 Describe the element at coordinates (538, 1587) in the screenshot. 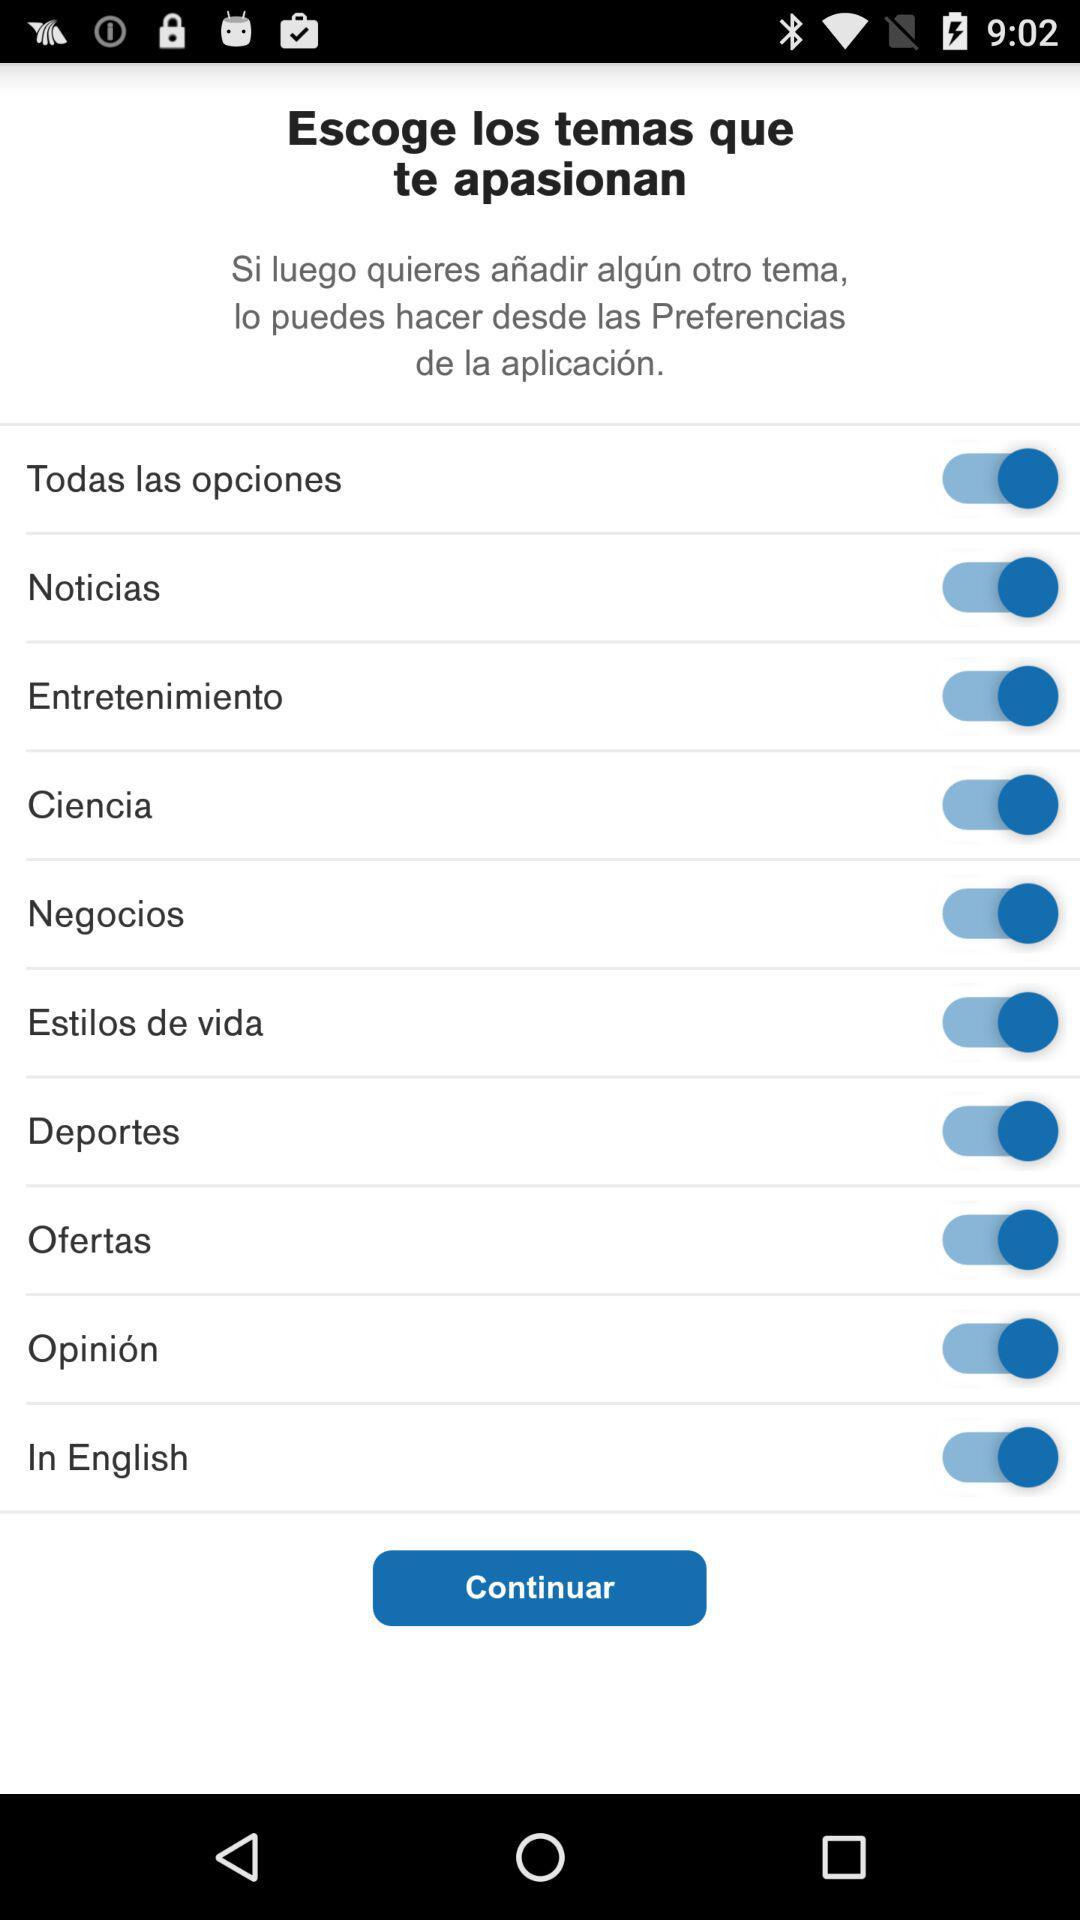

I see `the continuar icon` at that location.